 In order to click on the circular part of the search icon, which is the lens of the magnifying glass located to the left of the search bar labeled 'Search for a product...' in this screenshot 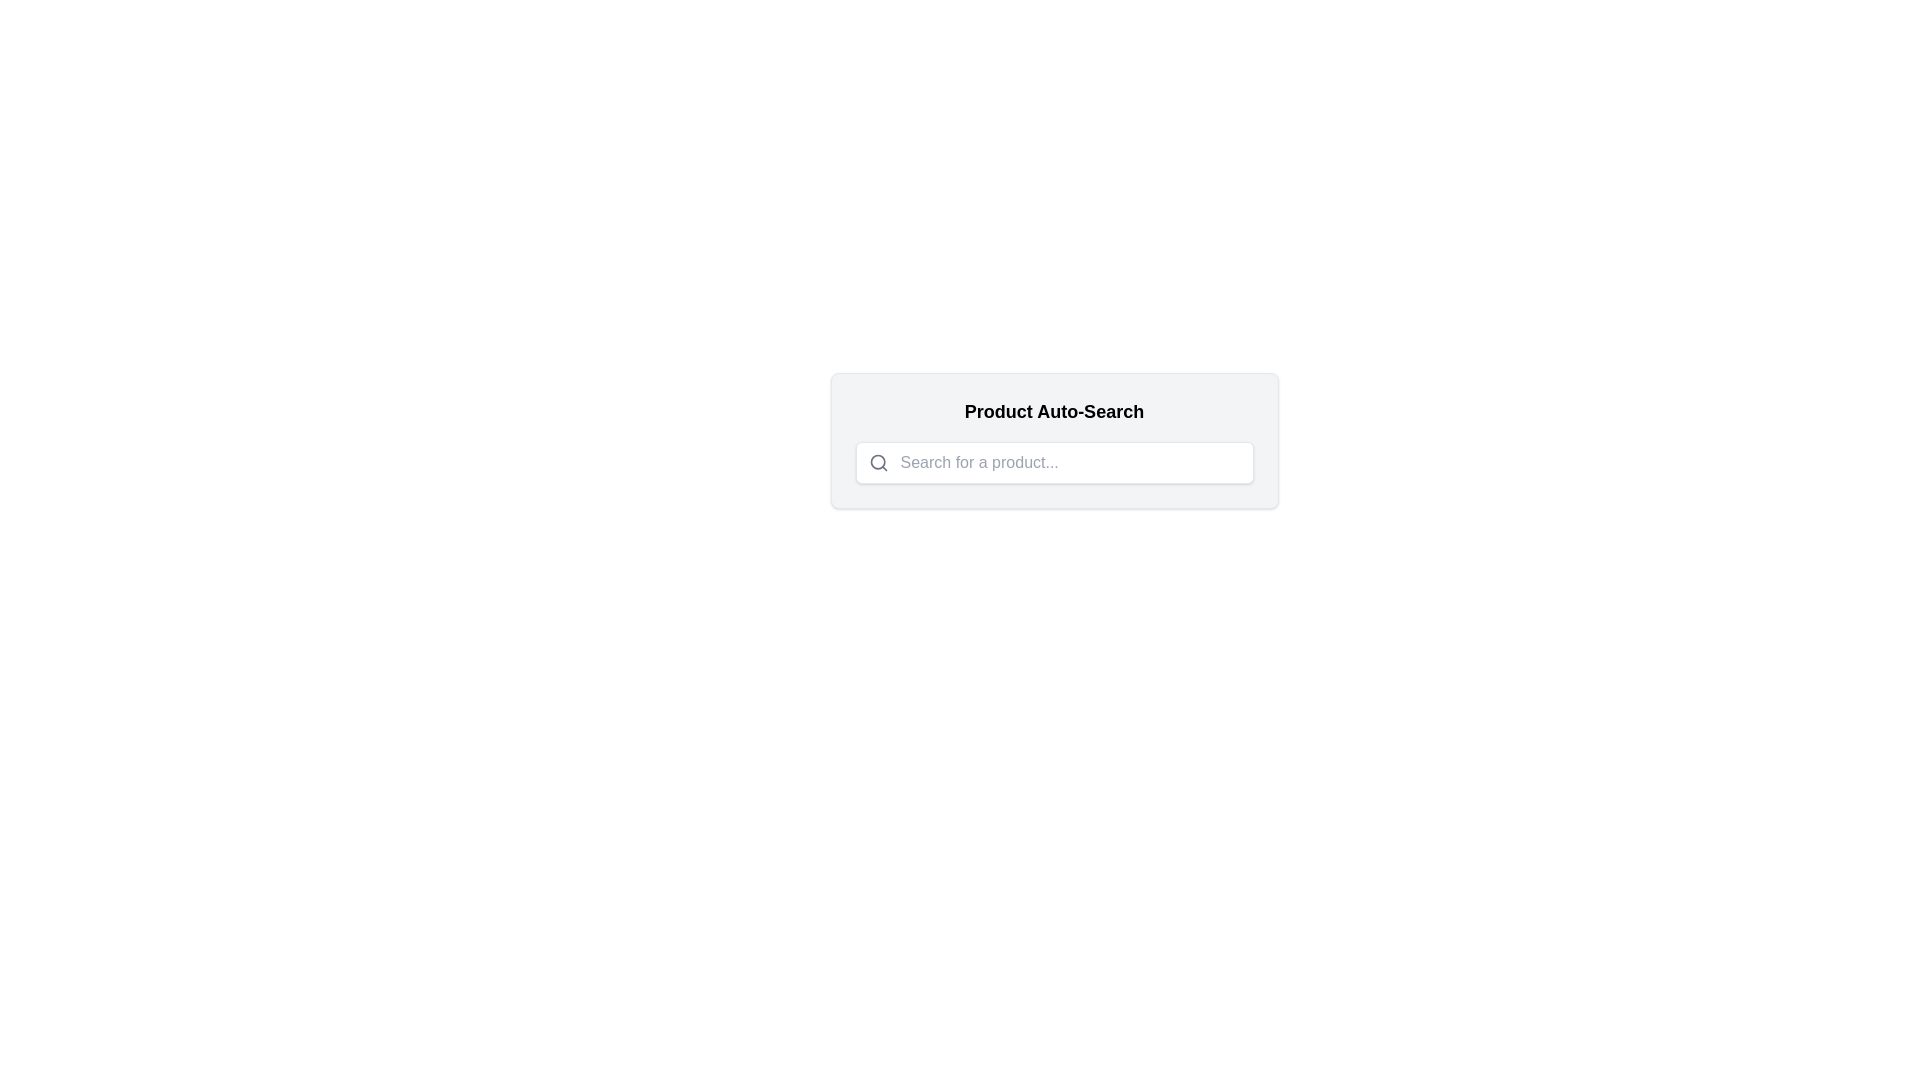, I will do `click(877, 462)`.